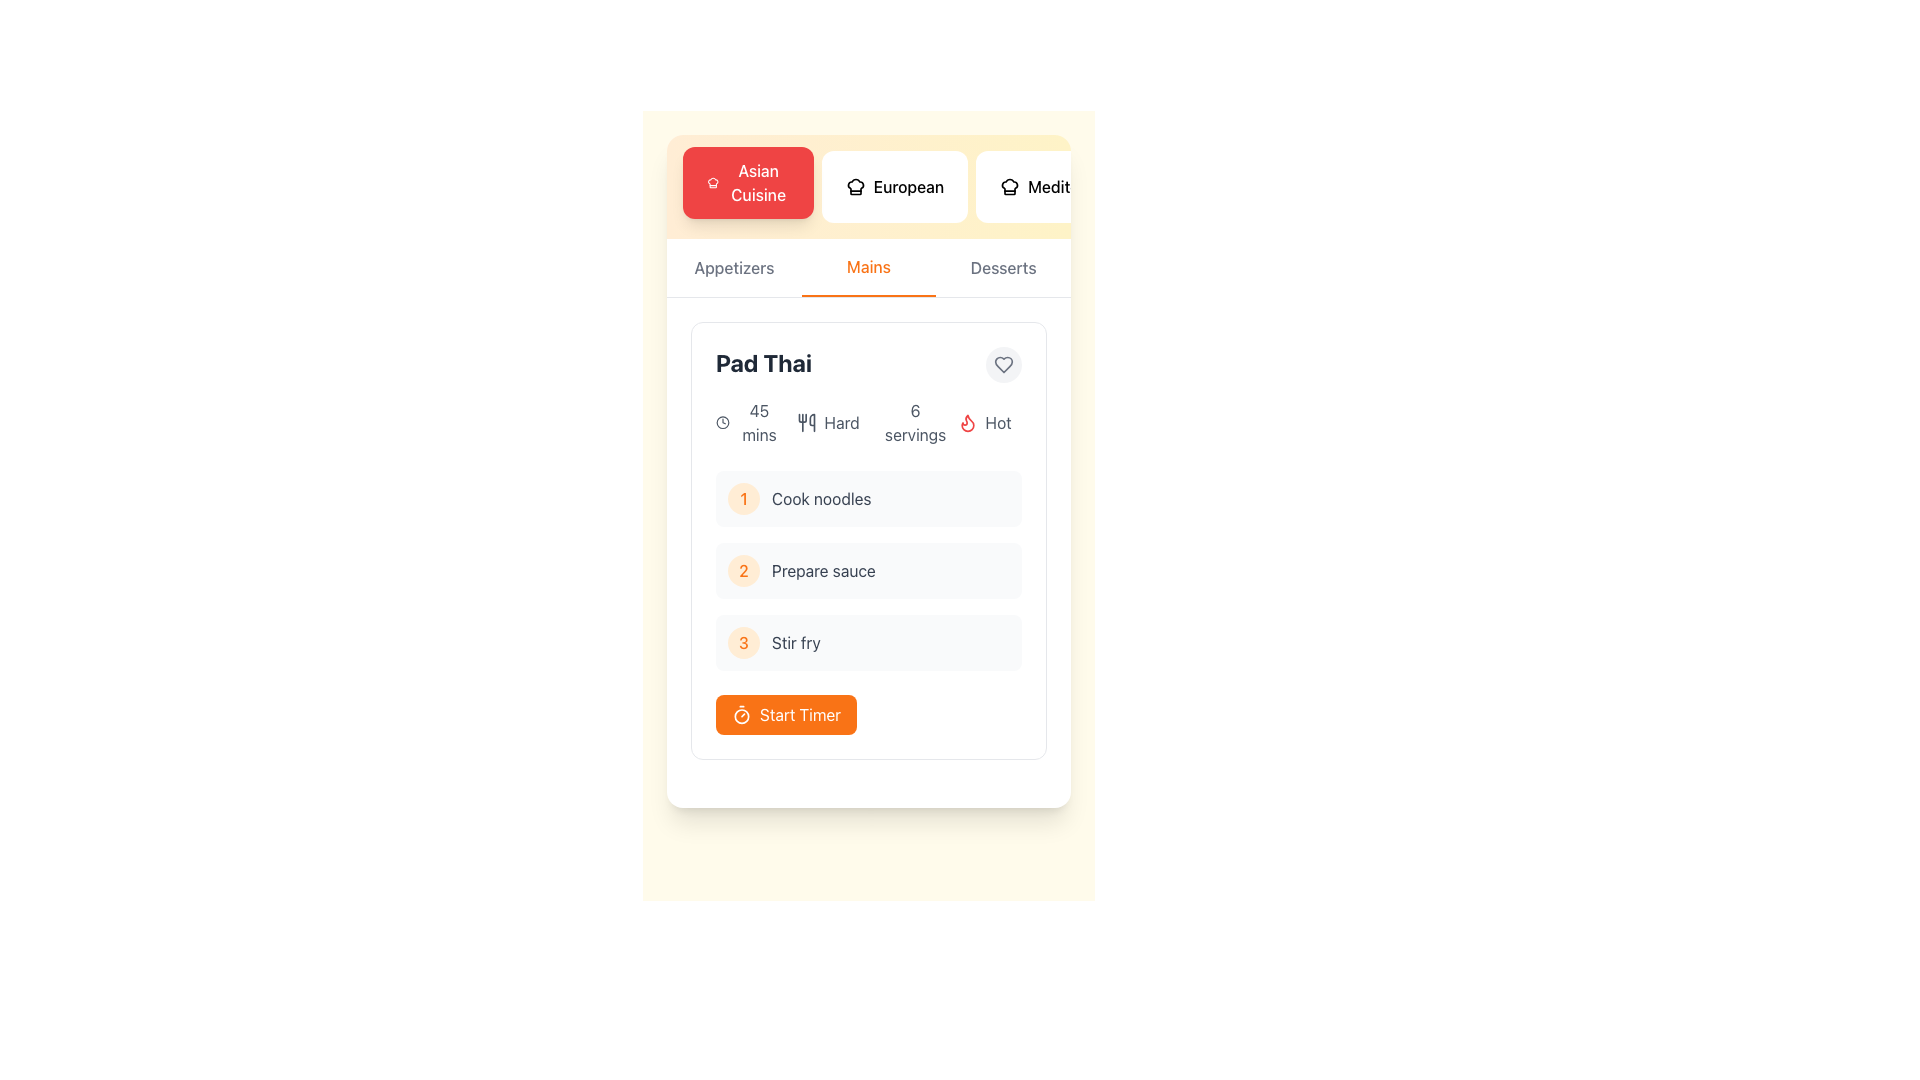  I want to click on the 'European' cuisine icon, which is located to the right of the 'Asian Cuisine' text label in the top portion of the interface, so click(1010, 186).